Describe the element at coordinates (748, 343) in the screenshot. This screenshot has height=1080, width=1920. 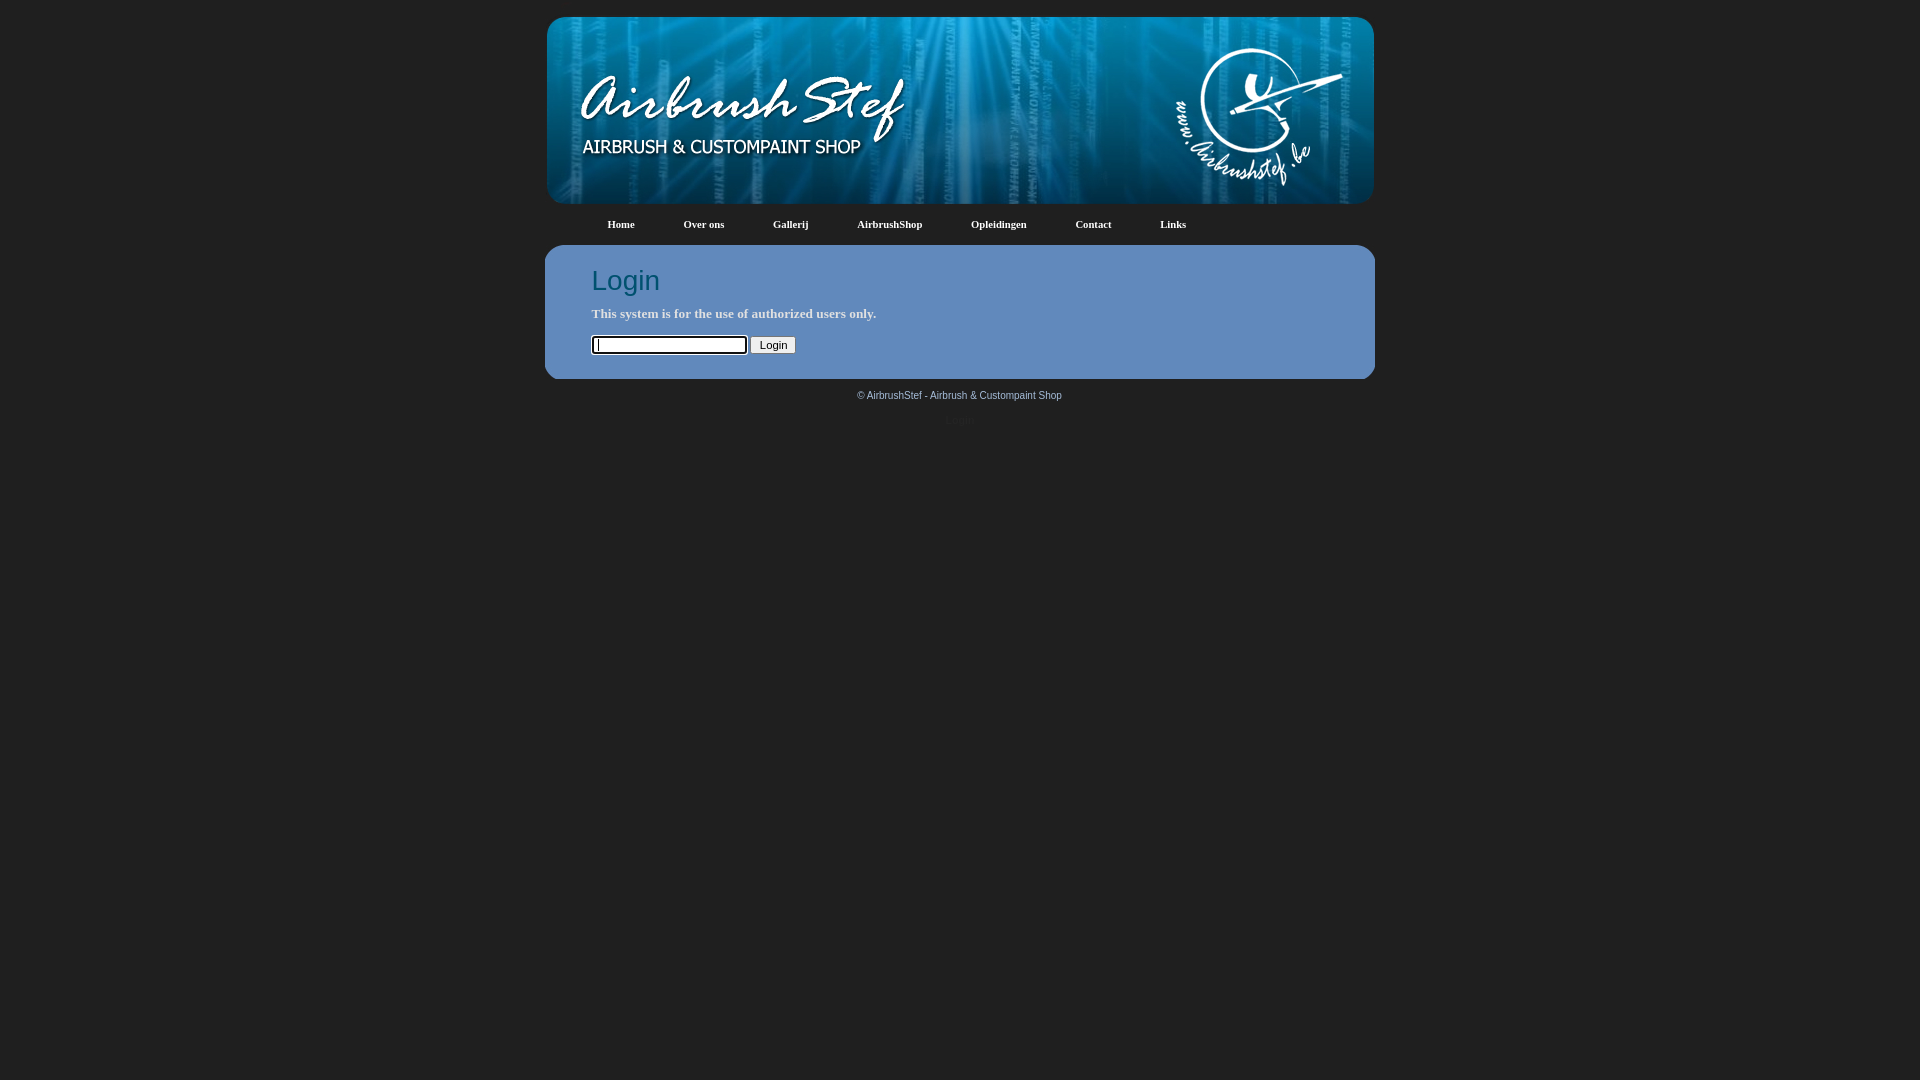
I see `'Login'` at that location.